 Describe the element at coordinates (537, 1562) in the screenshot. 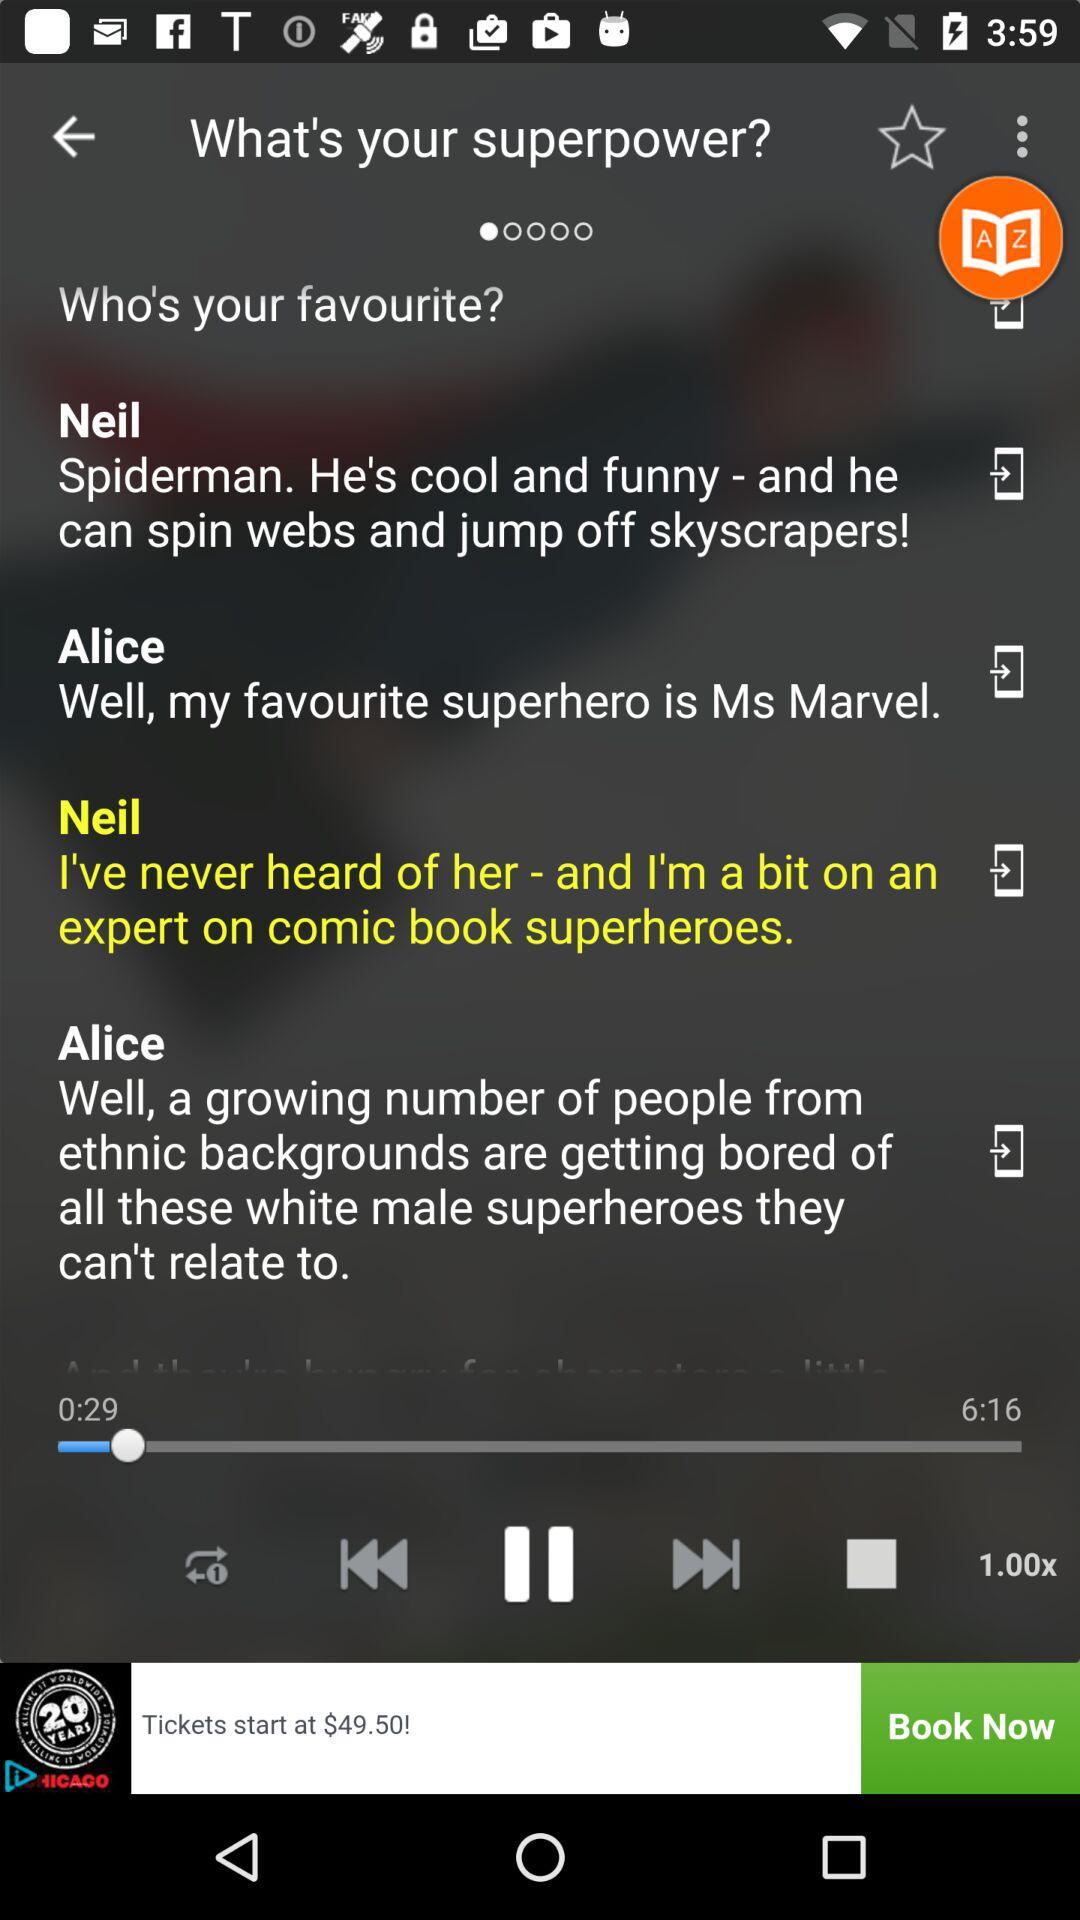

I see `the pause icon` at that location.